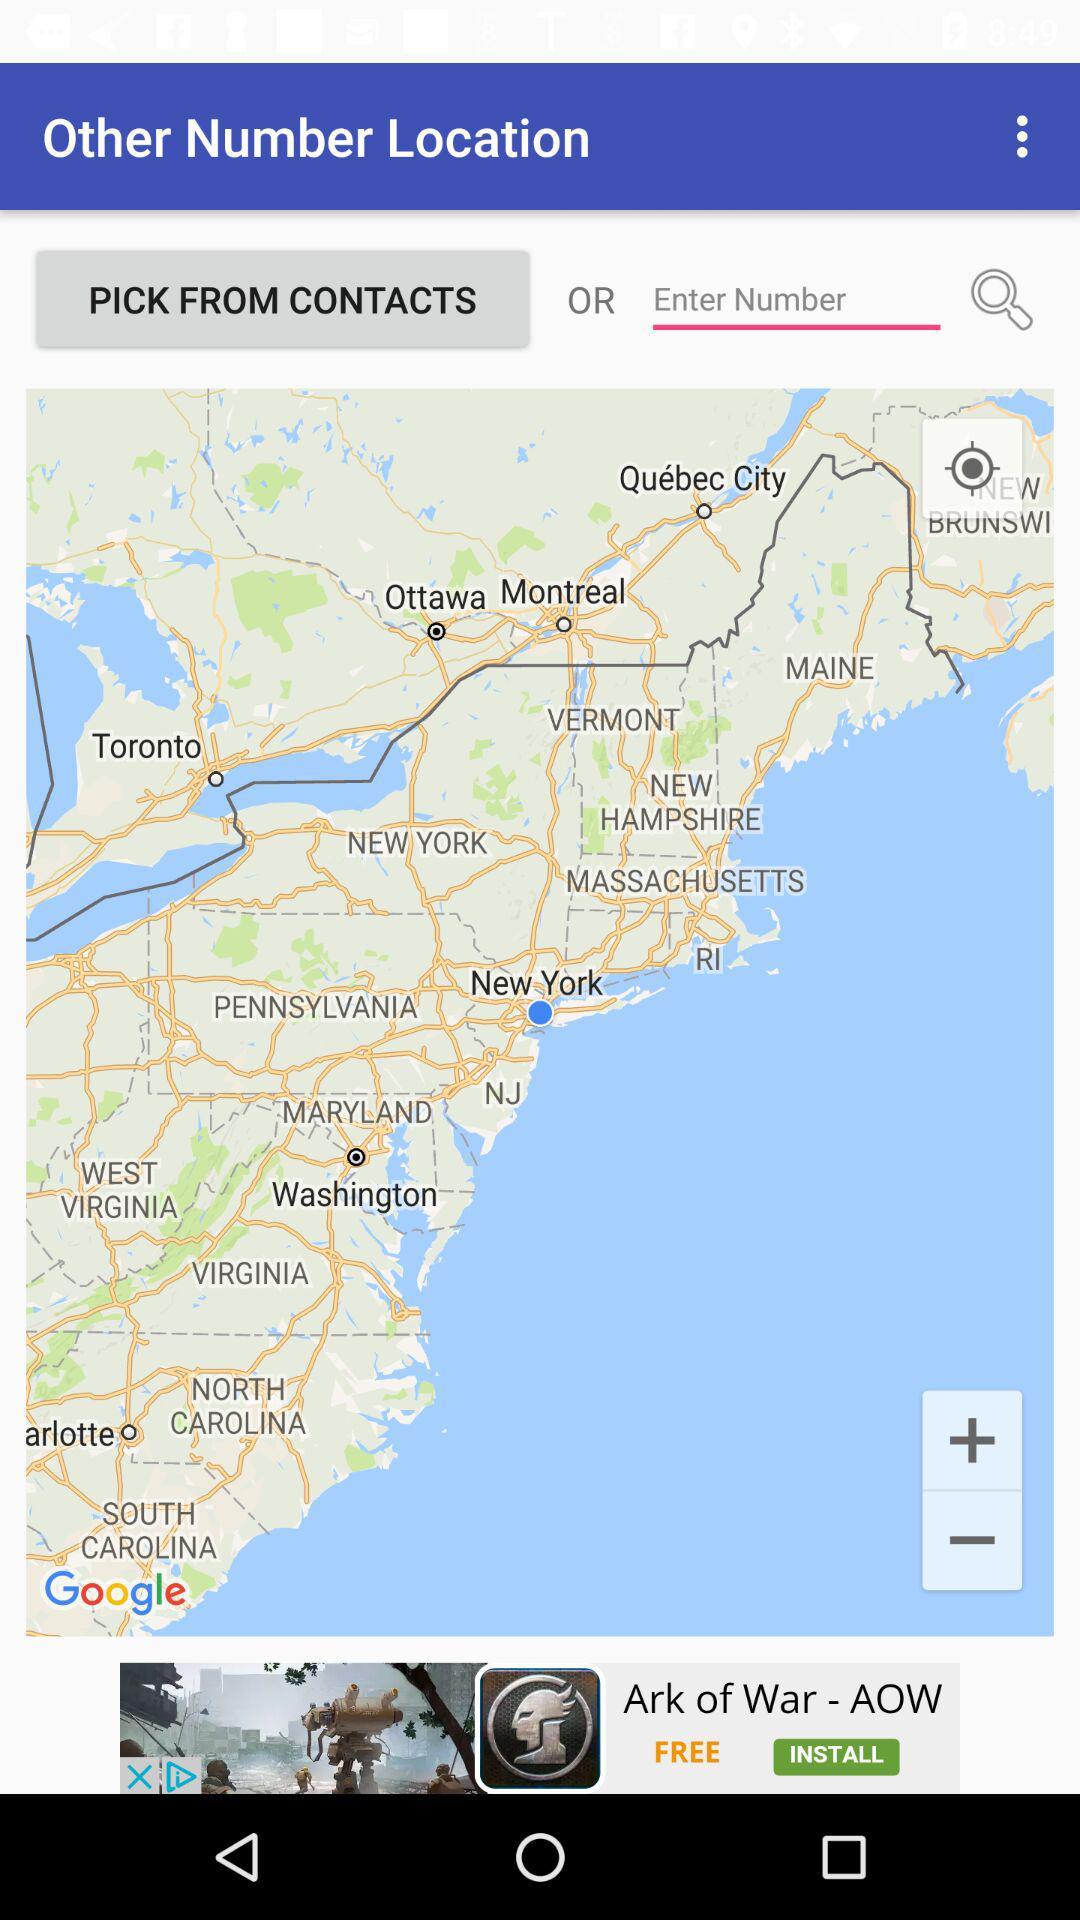 The image size is (1080, 1920). What do you see at coordinates (1002, 298) in the screenshot?
I see `search number` at bounding box center [1002, 298].